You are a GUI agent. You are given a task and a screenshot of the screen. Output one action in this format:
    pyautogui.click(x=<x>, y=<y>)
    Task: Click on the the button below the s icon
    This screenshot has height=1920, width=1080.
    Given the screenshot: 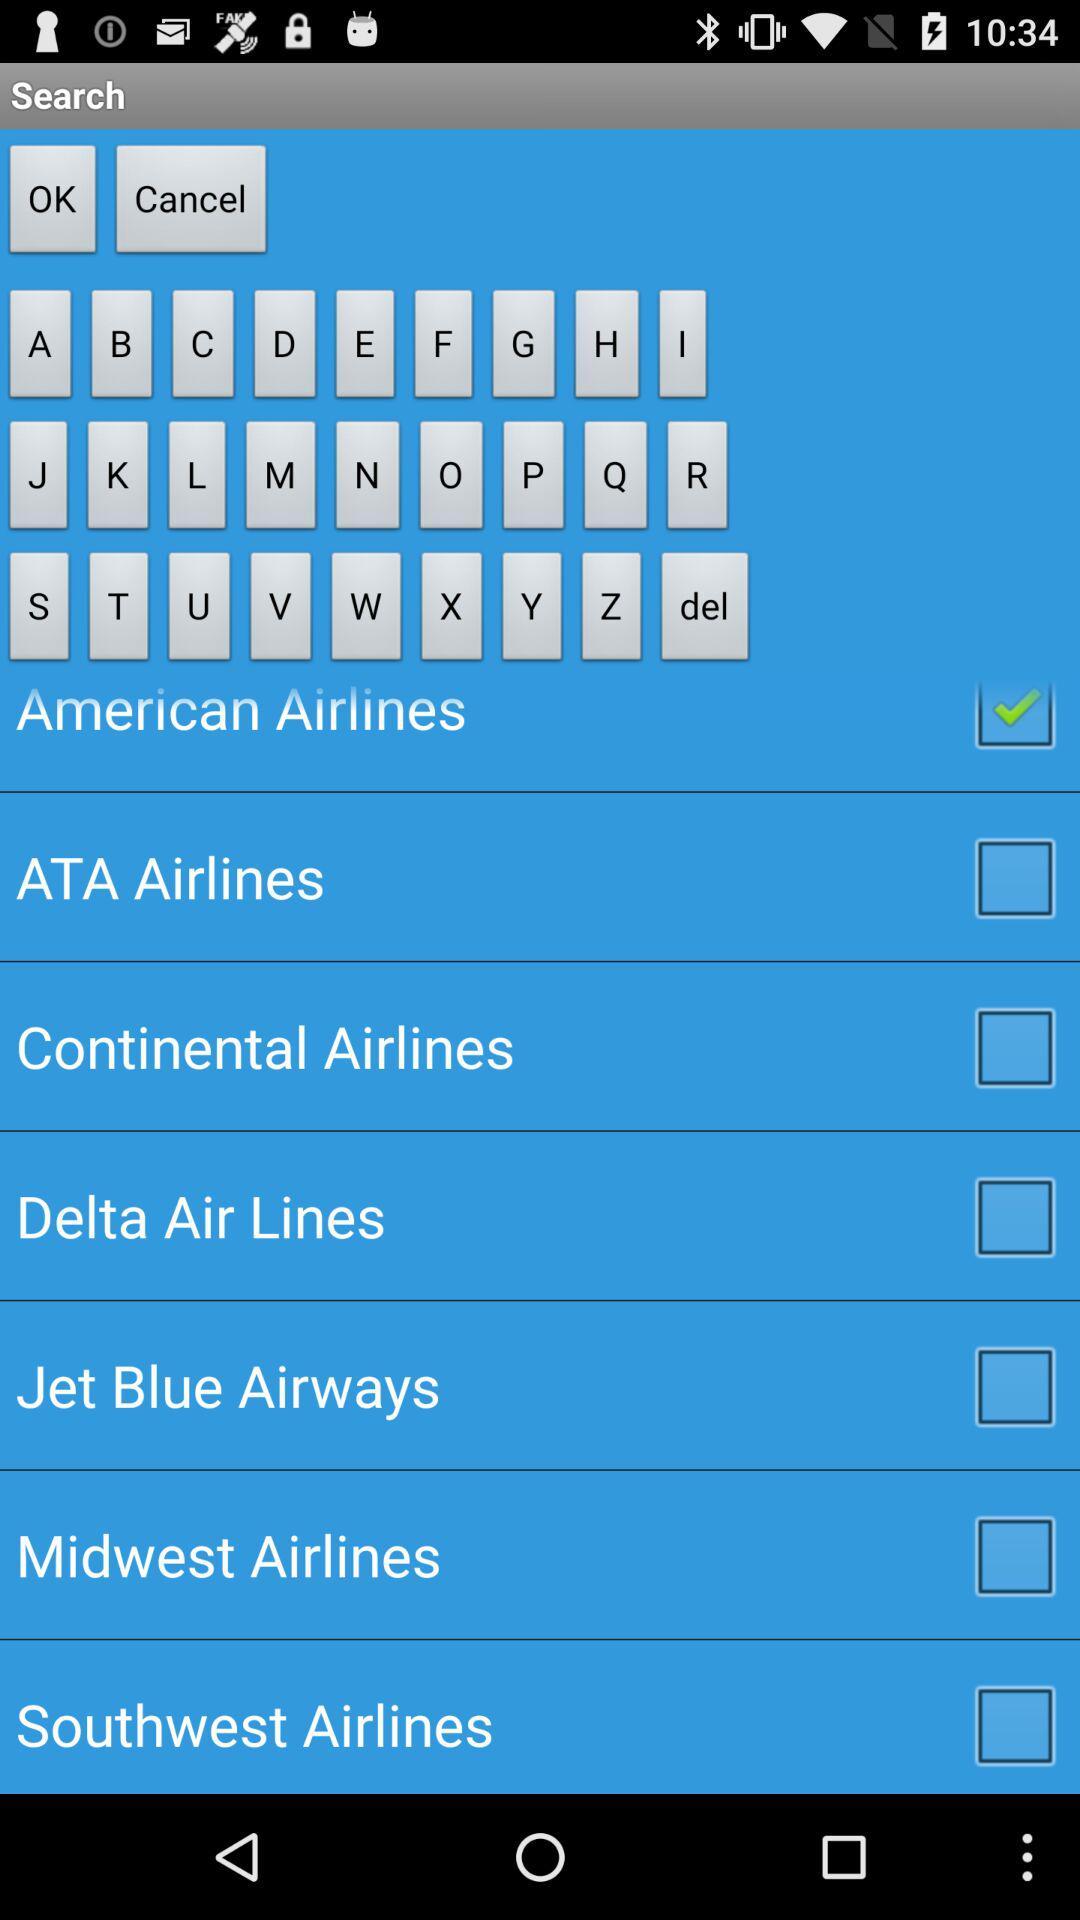 What is the action you would take?
    pyautogui.click(x=540, y=734)
    